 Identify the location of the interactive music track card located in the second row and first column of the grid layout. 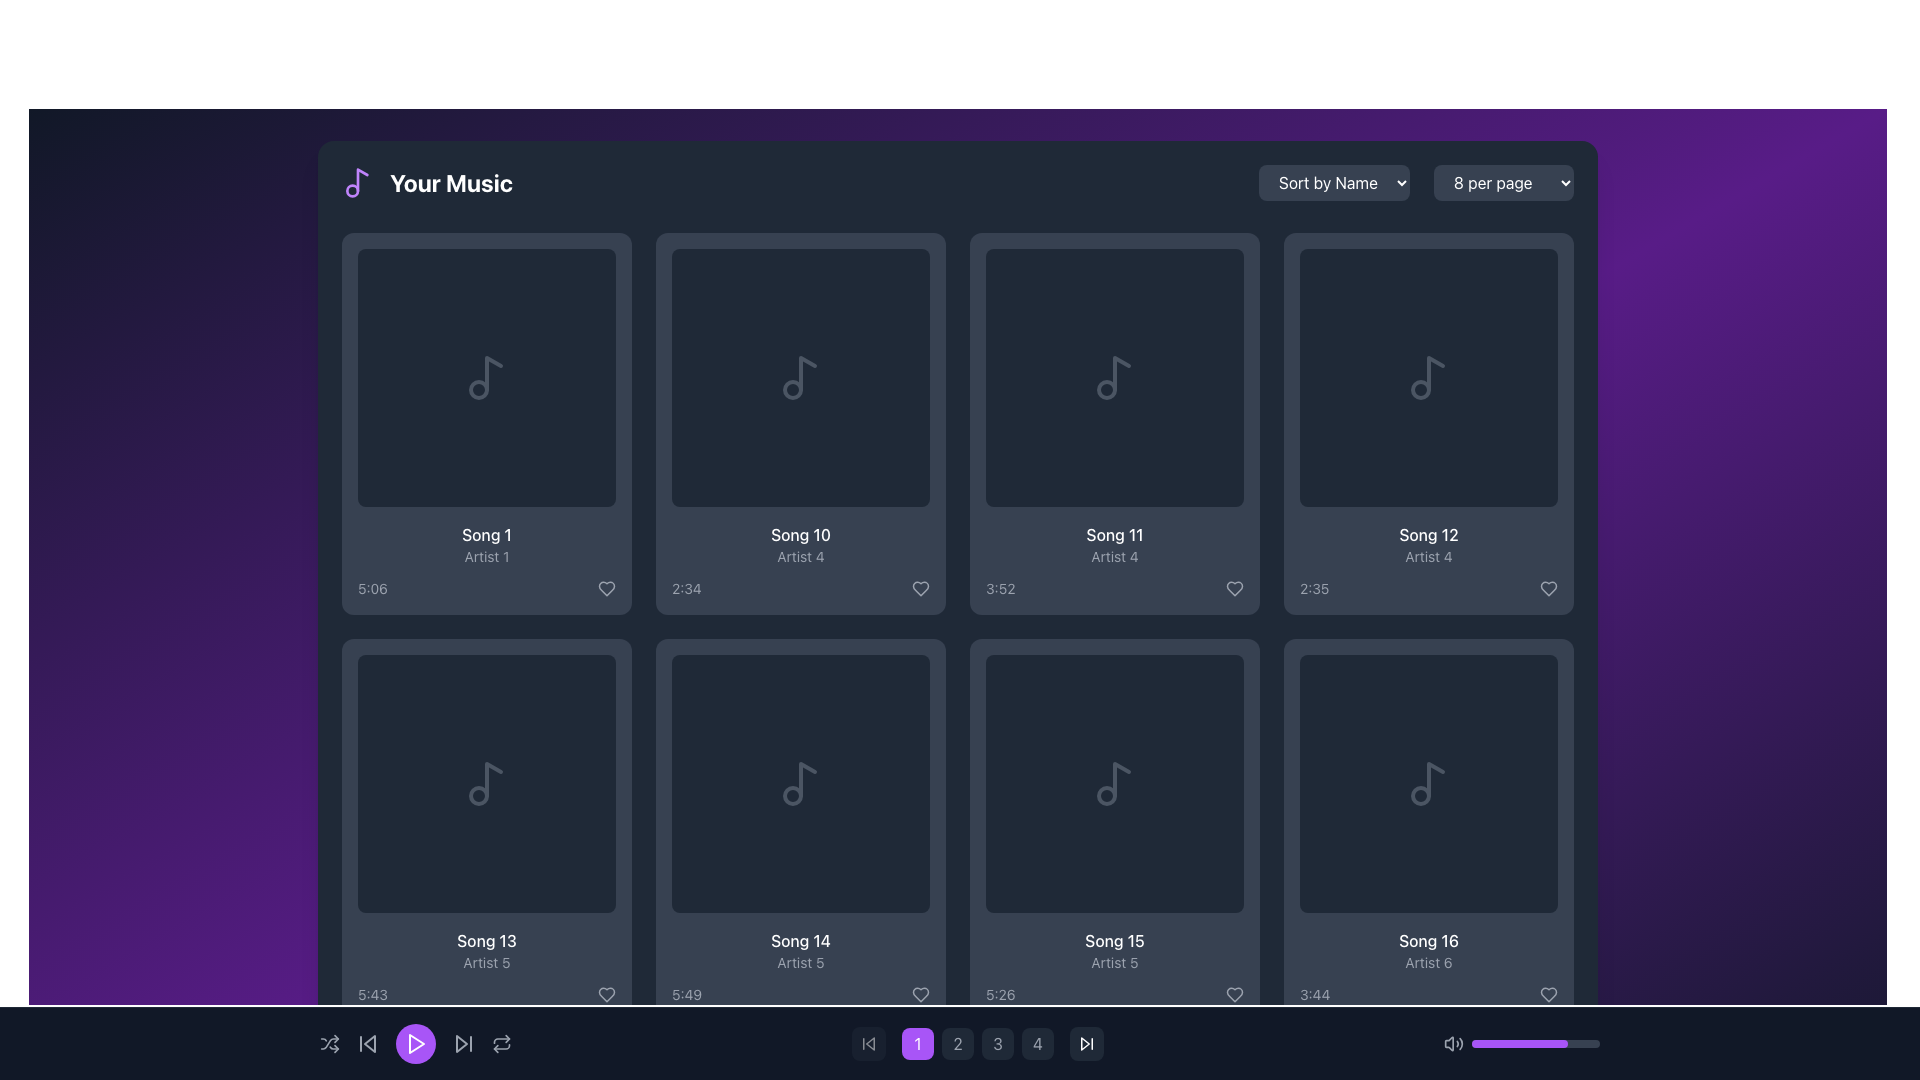
(486, 829).